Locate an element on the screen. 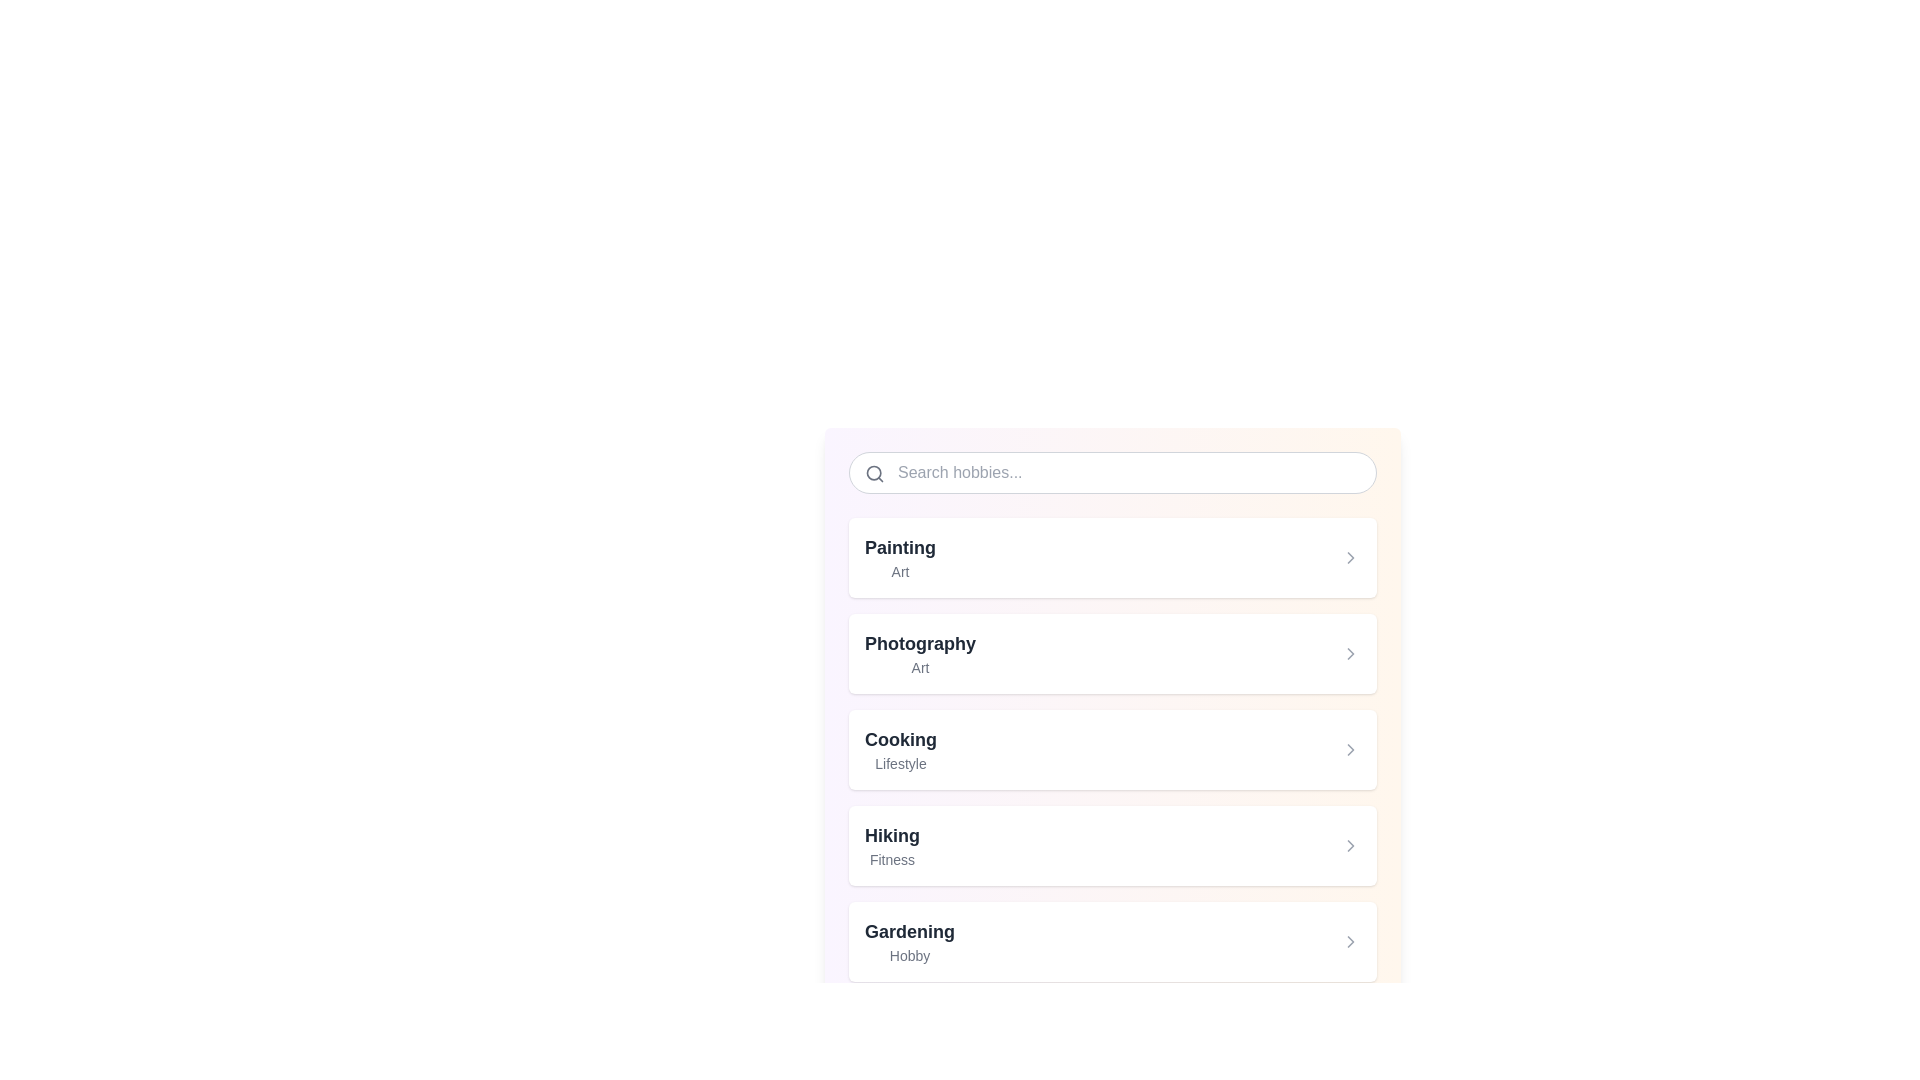 The height and width of the screenshot is (1080, 1920). the 'Hiking' text label, which is styled in bold, large-size, sans-serif font, colored dark gray, and is located in the fourth row of a vertical list is located at coordinates (891, 836).